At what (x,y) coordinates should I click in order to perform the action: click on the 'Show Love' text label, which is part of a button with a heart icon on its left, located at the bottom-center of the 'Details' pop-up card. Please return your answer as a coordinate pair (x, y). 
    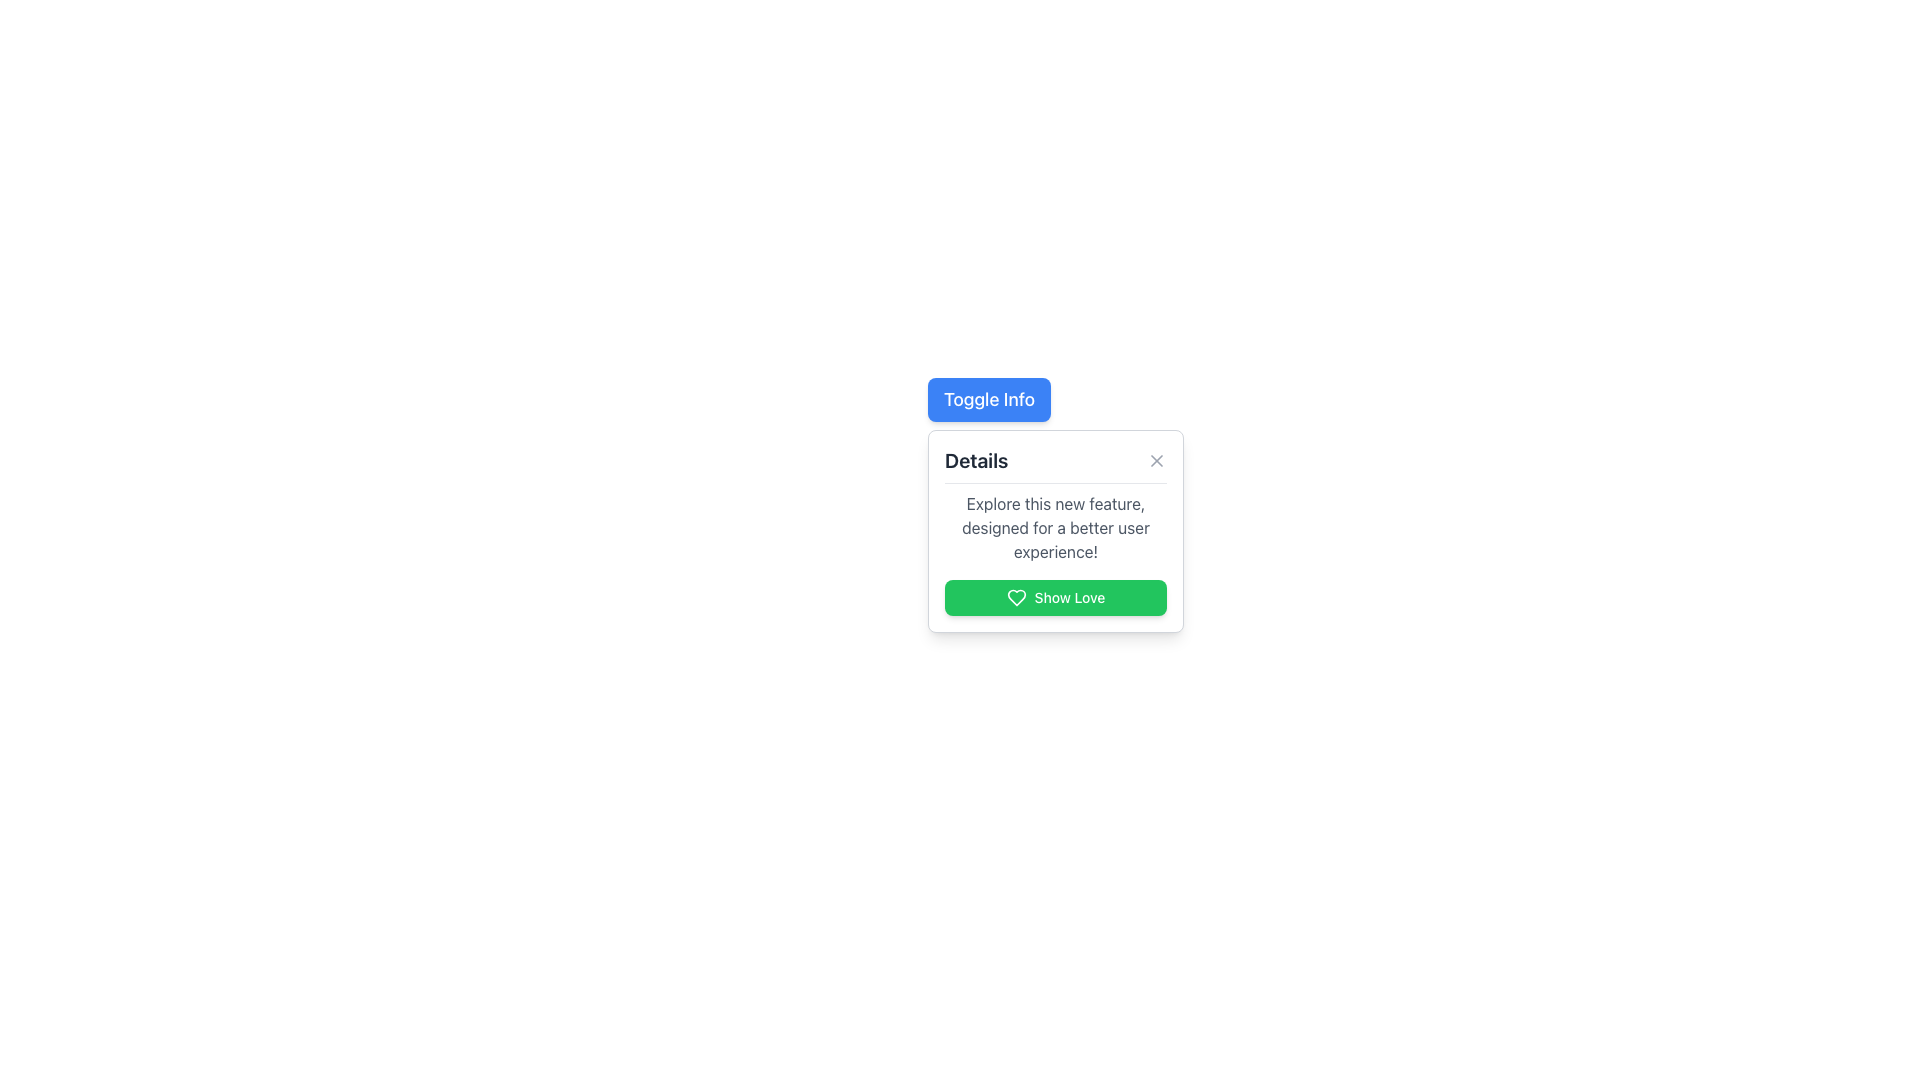
    Looking at the image, I should click on (1069, 596).